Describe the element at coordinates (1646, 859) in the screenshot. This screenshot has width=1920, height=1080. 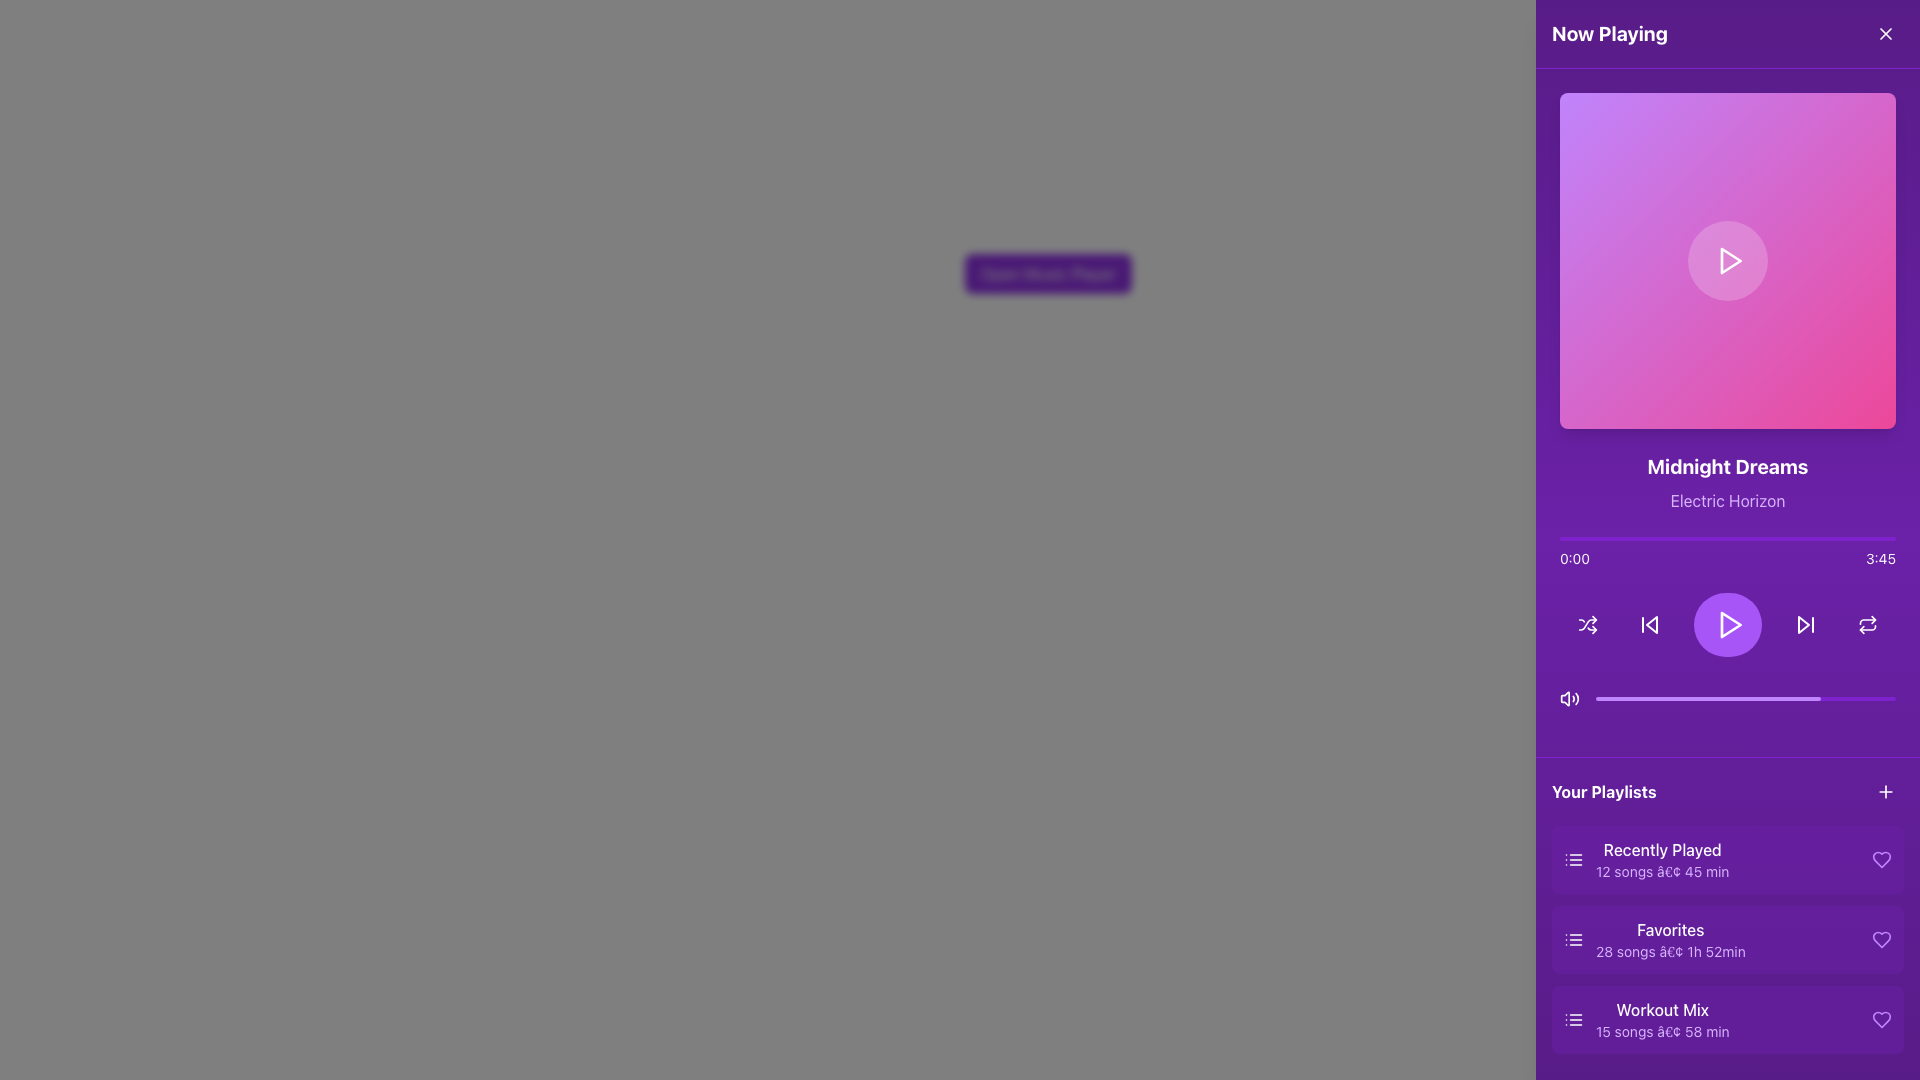
I see `the 'Recently Played' list item in the 'Your Playlists' section` at that location.